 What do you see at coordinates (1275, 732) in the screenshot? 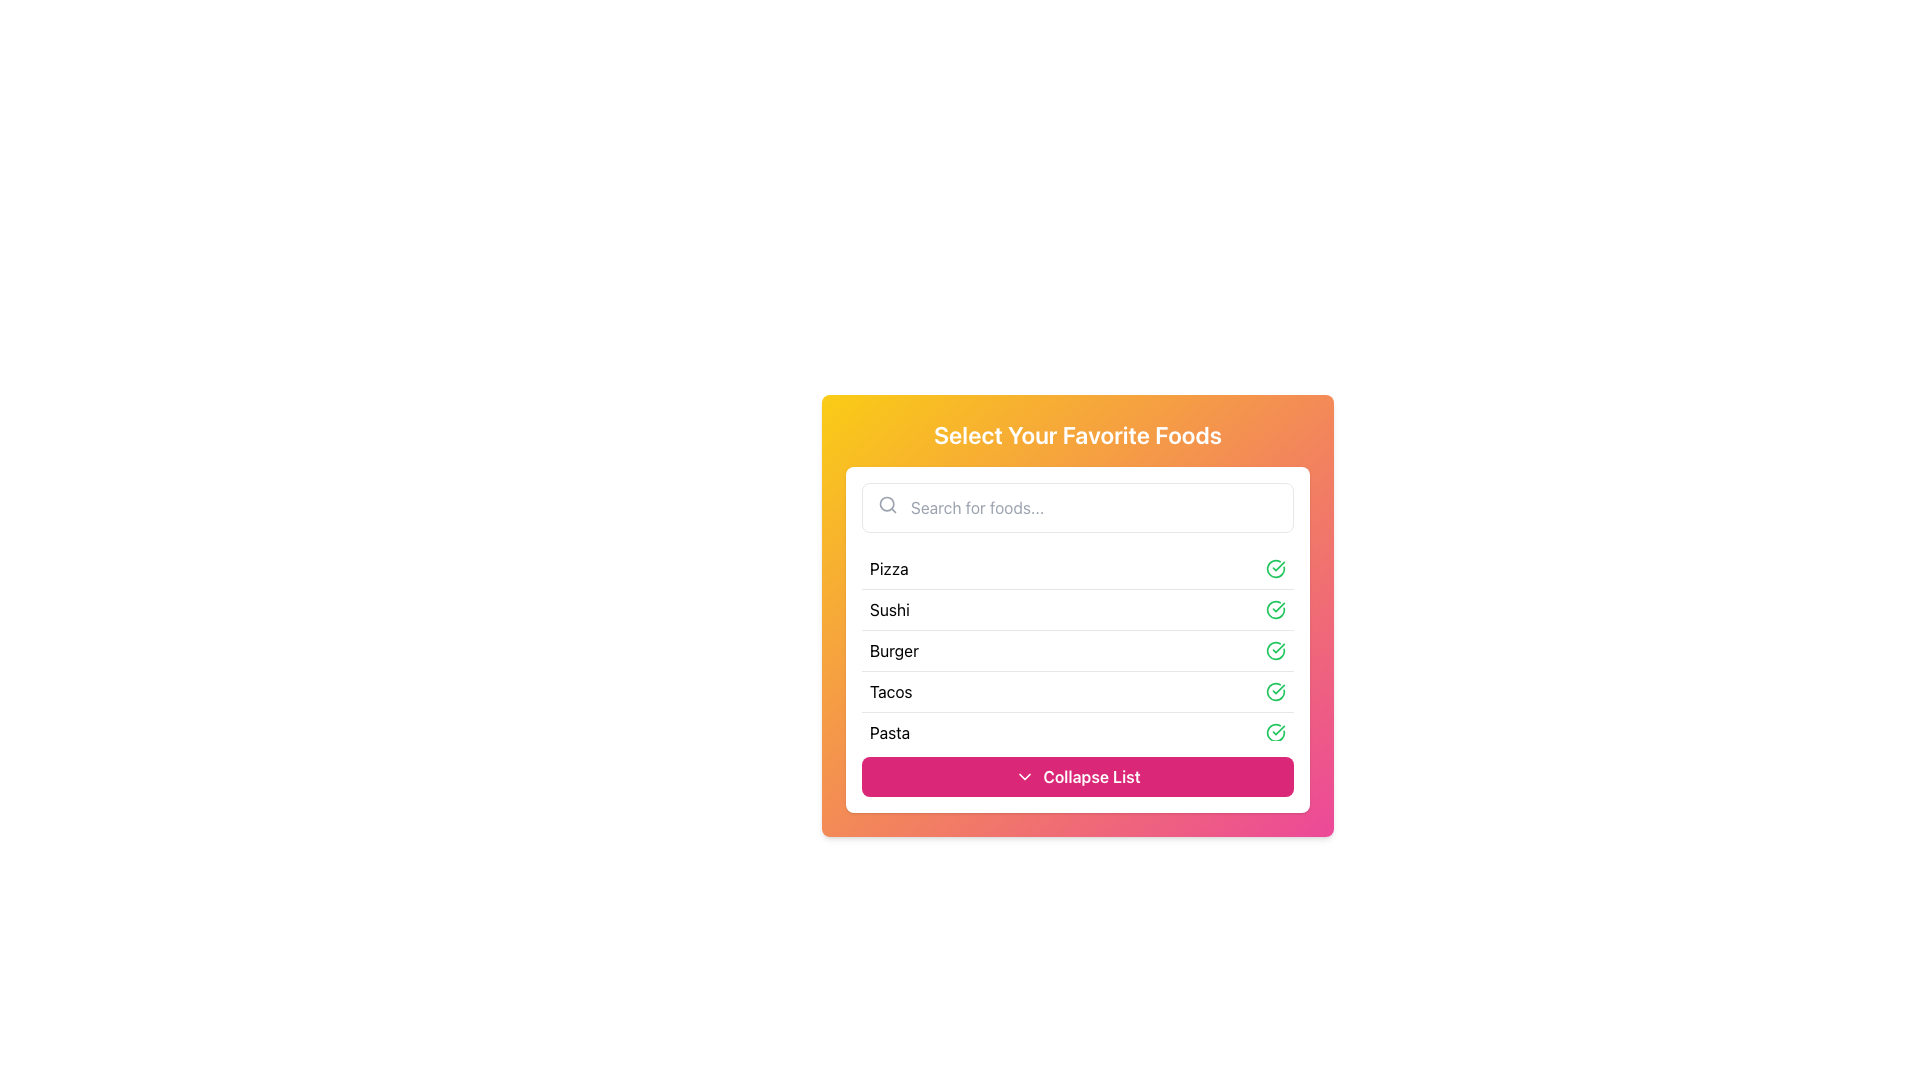
I see `the green checkmark icon enclosed in a circle, which is located to the far right of the text 'Pasta' in the last list item` at bounding box center [1275, 732].